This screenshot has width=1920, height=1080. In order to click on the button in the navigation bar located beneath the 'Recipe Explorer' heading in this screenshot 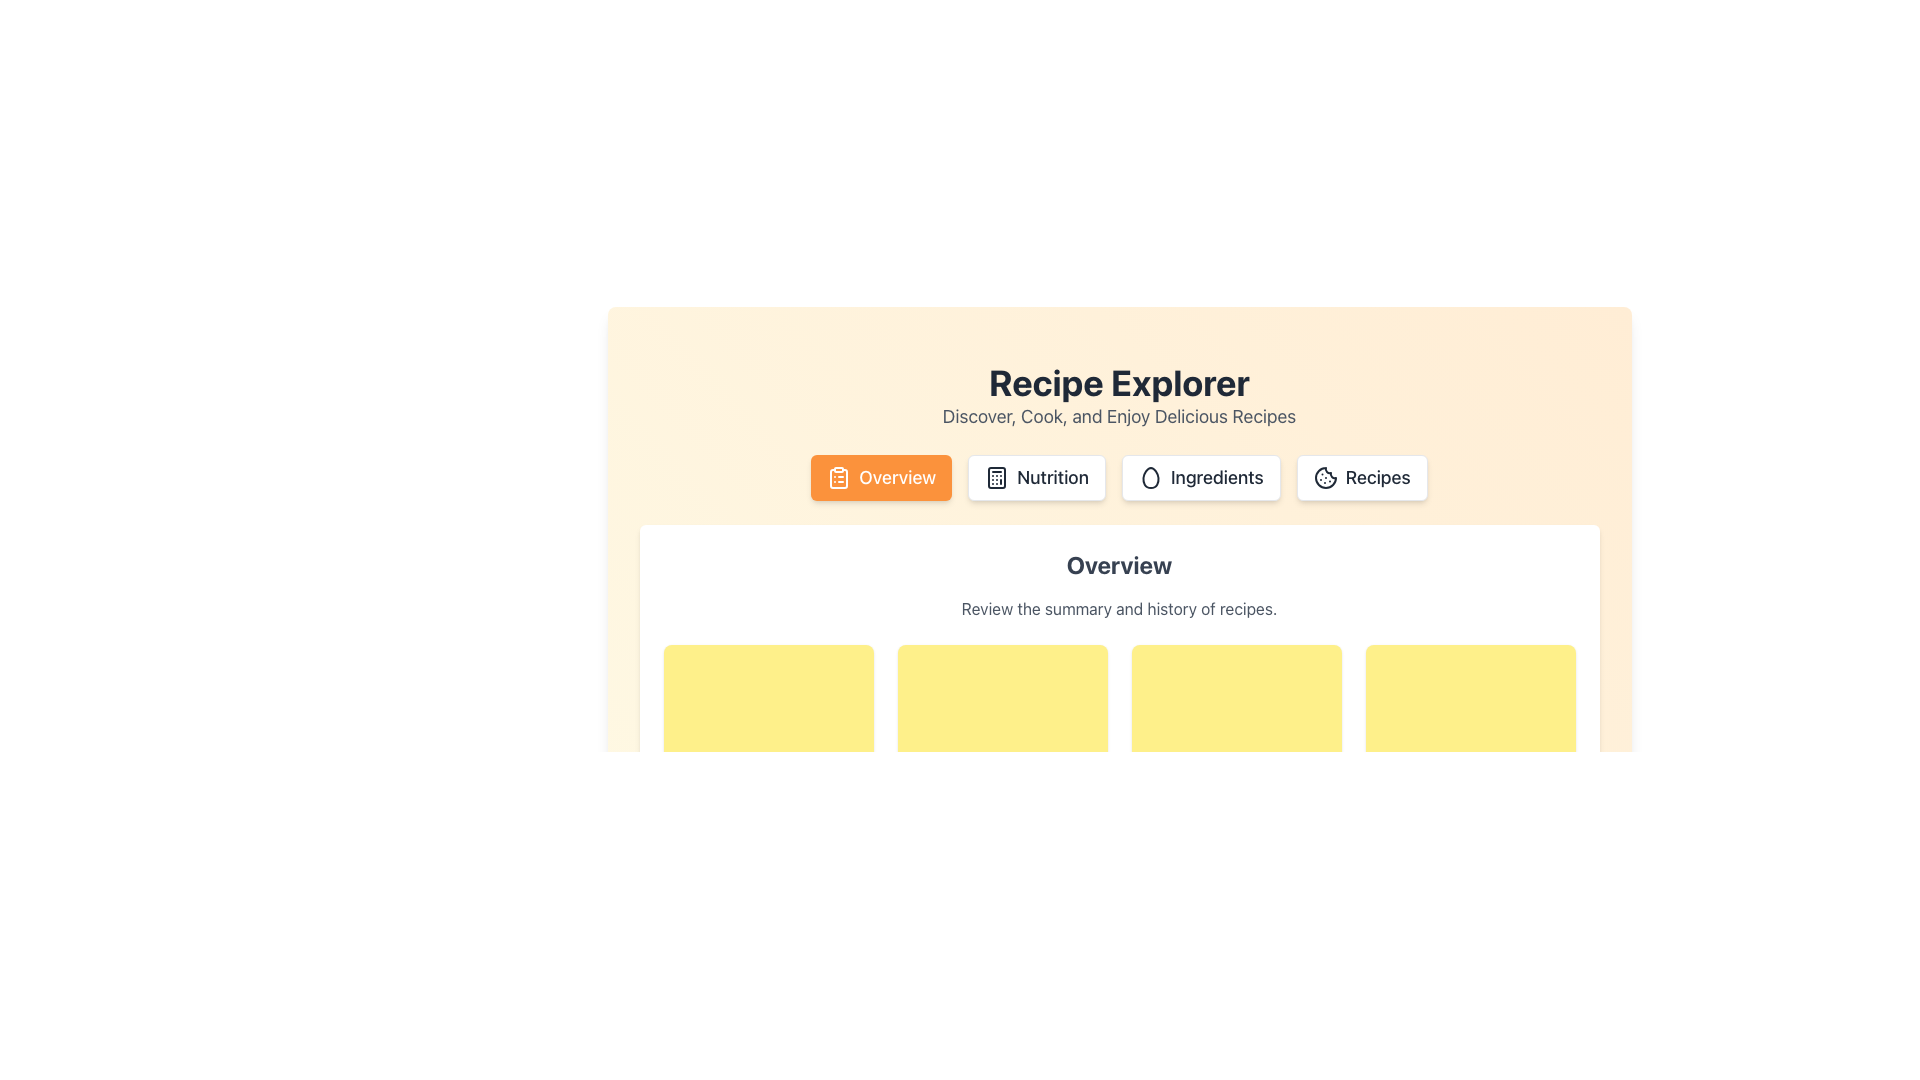, I will do `click(1118, 478)`.